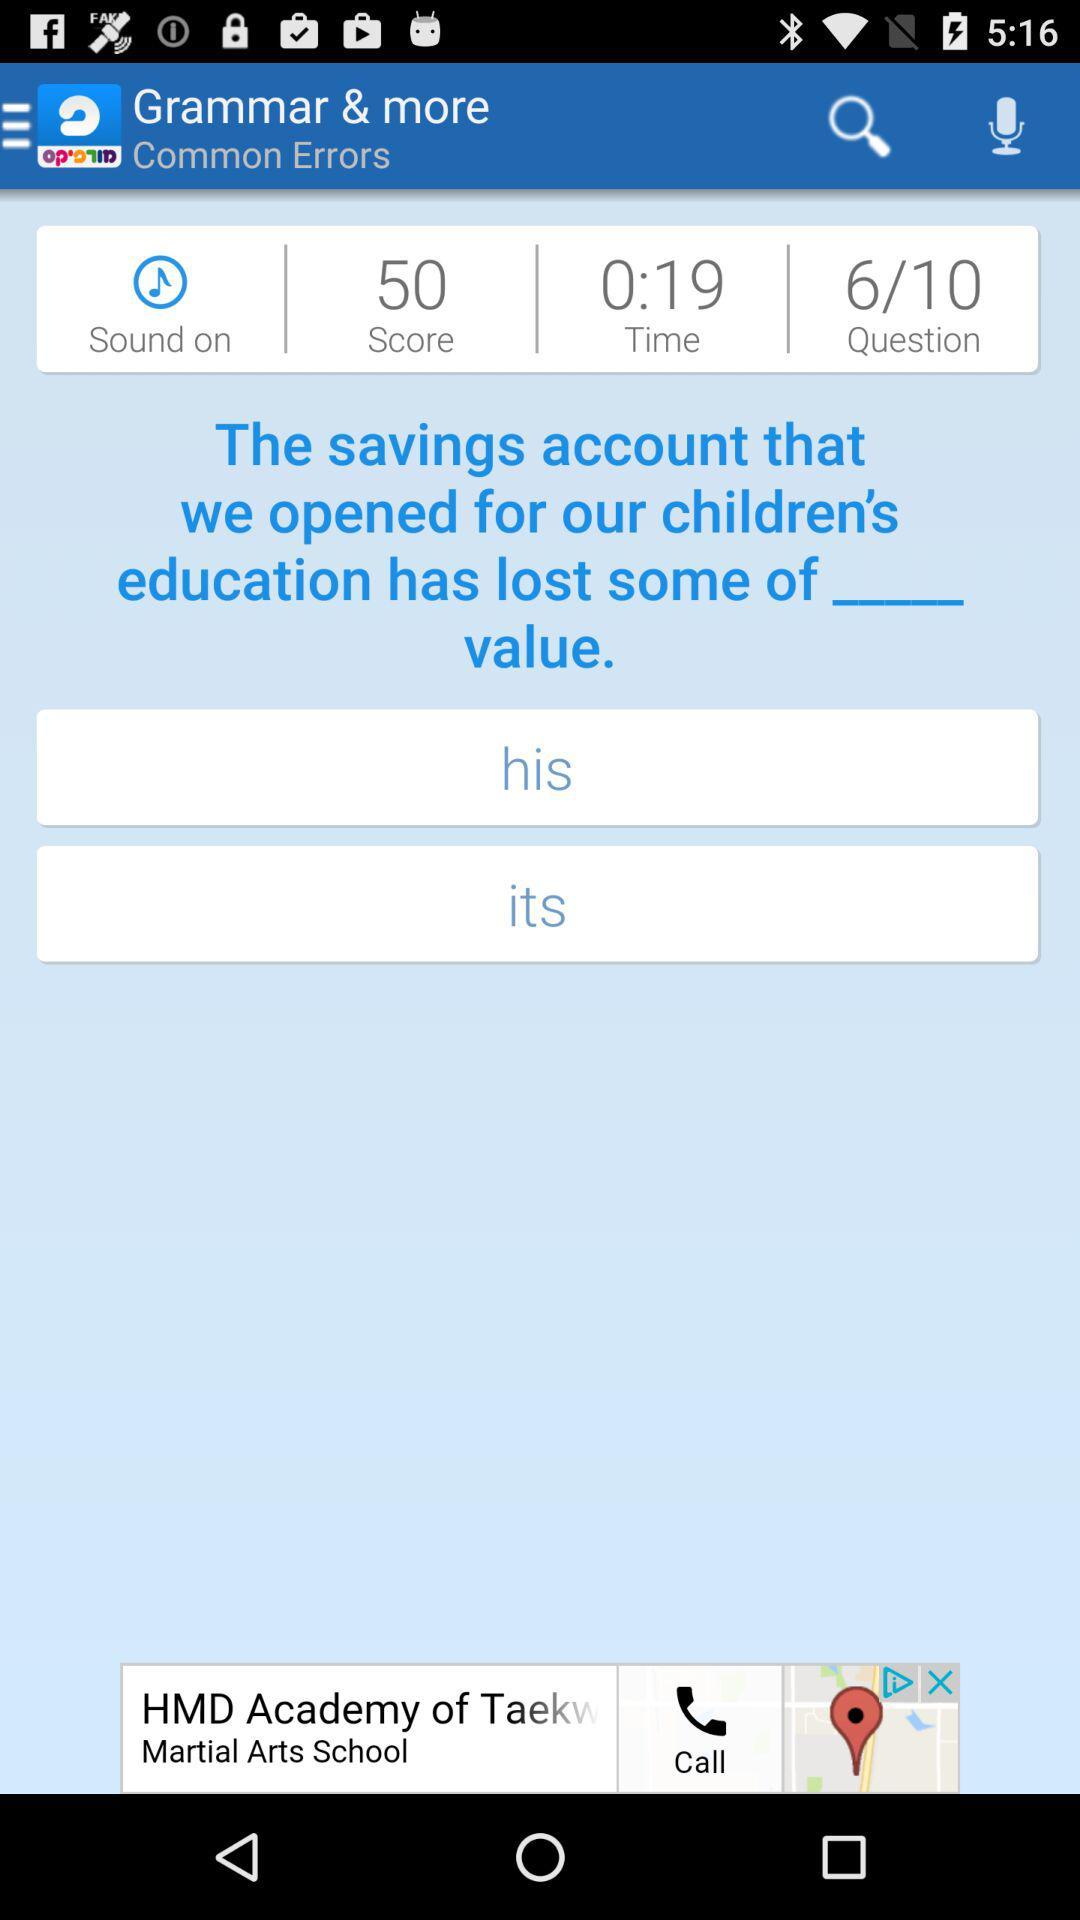  Describe the element at coordinates (540, 905) in the screenshot. I see `its button` at that location.